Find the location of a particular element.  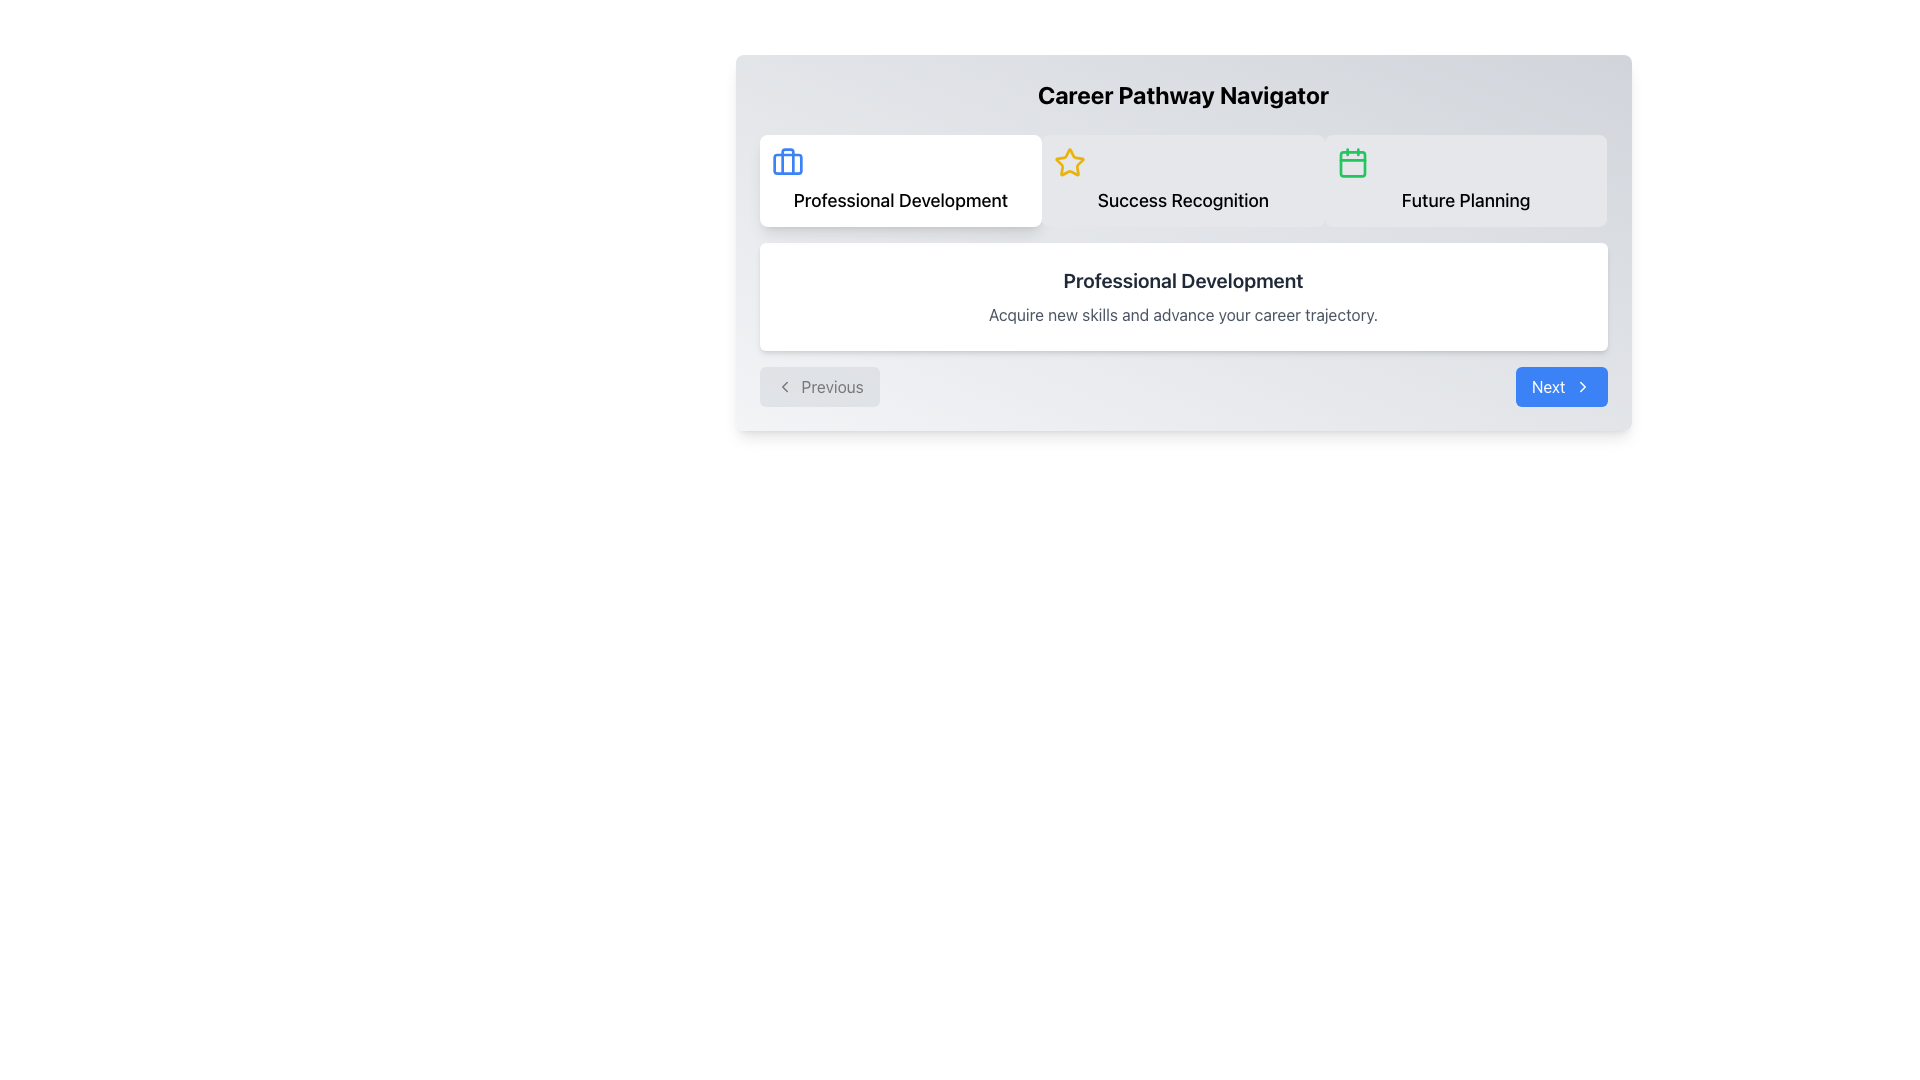

the chevron icon inside the 'Previous' button, which indicates leftward navigation is located at coordinates (783, 386).